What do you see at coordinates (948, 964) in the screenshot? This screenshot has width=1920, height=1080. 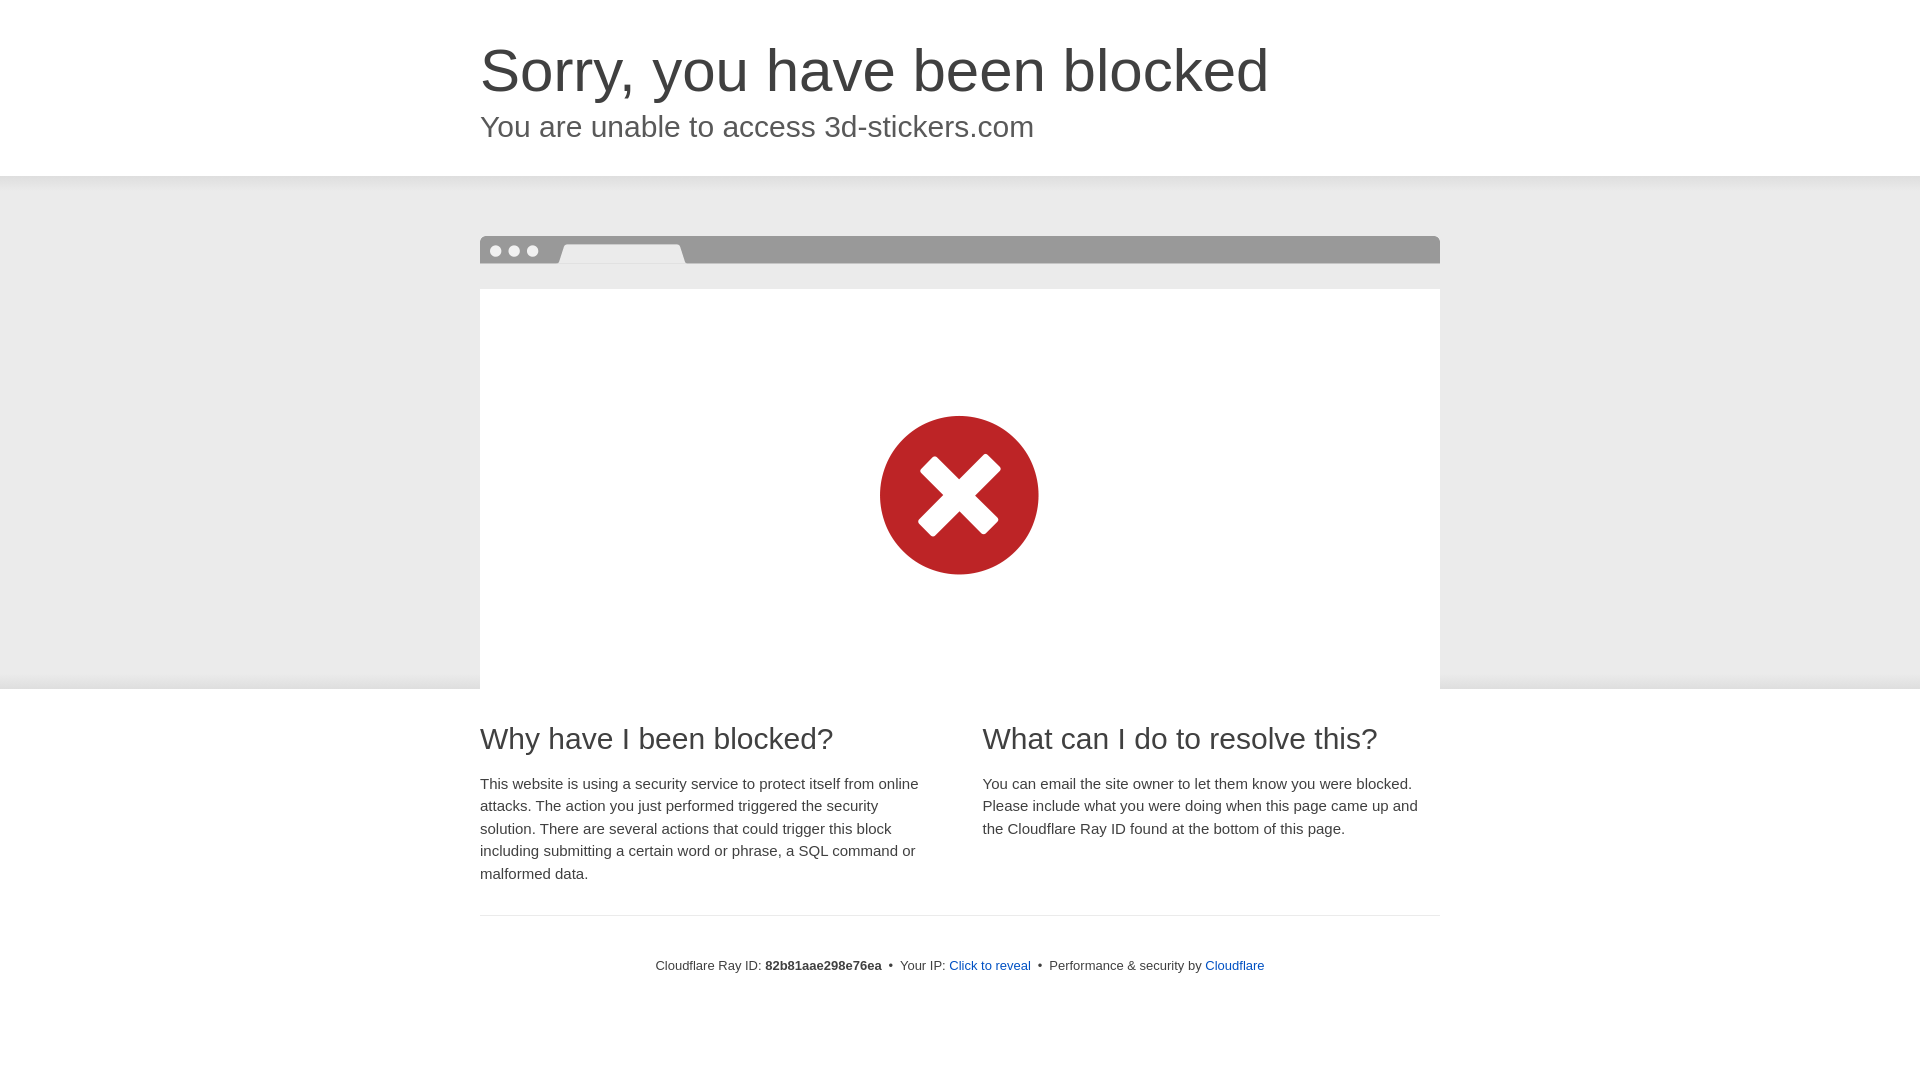 I see `'Click to reveal'` at bounding box center [948, 964].